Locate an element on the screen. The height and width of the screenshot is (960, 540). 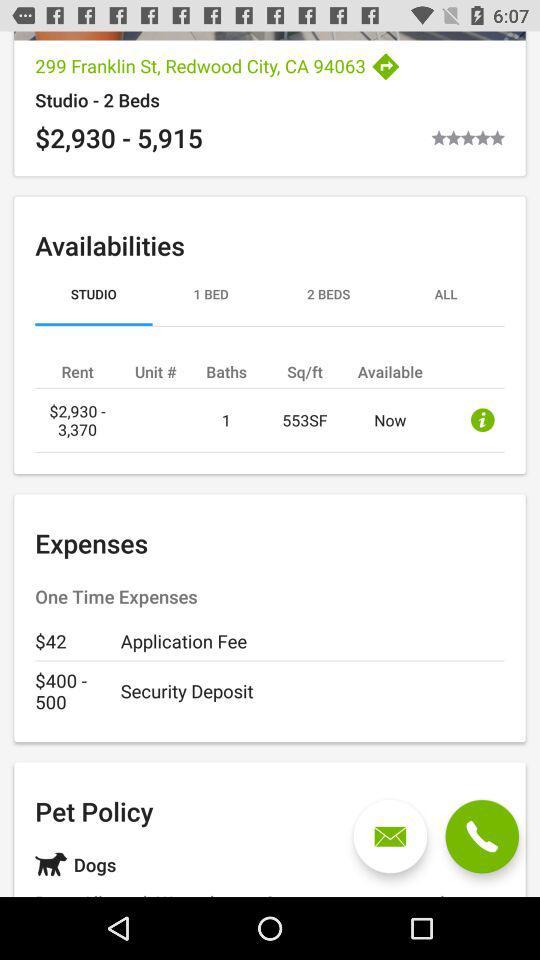
the email icon is located at coordinates (390, 836).